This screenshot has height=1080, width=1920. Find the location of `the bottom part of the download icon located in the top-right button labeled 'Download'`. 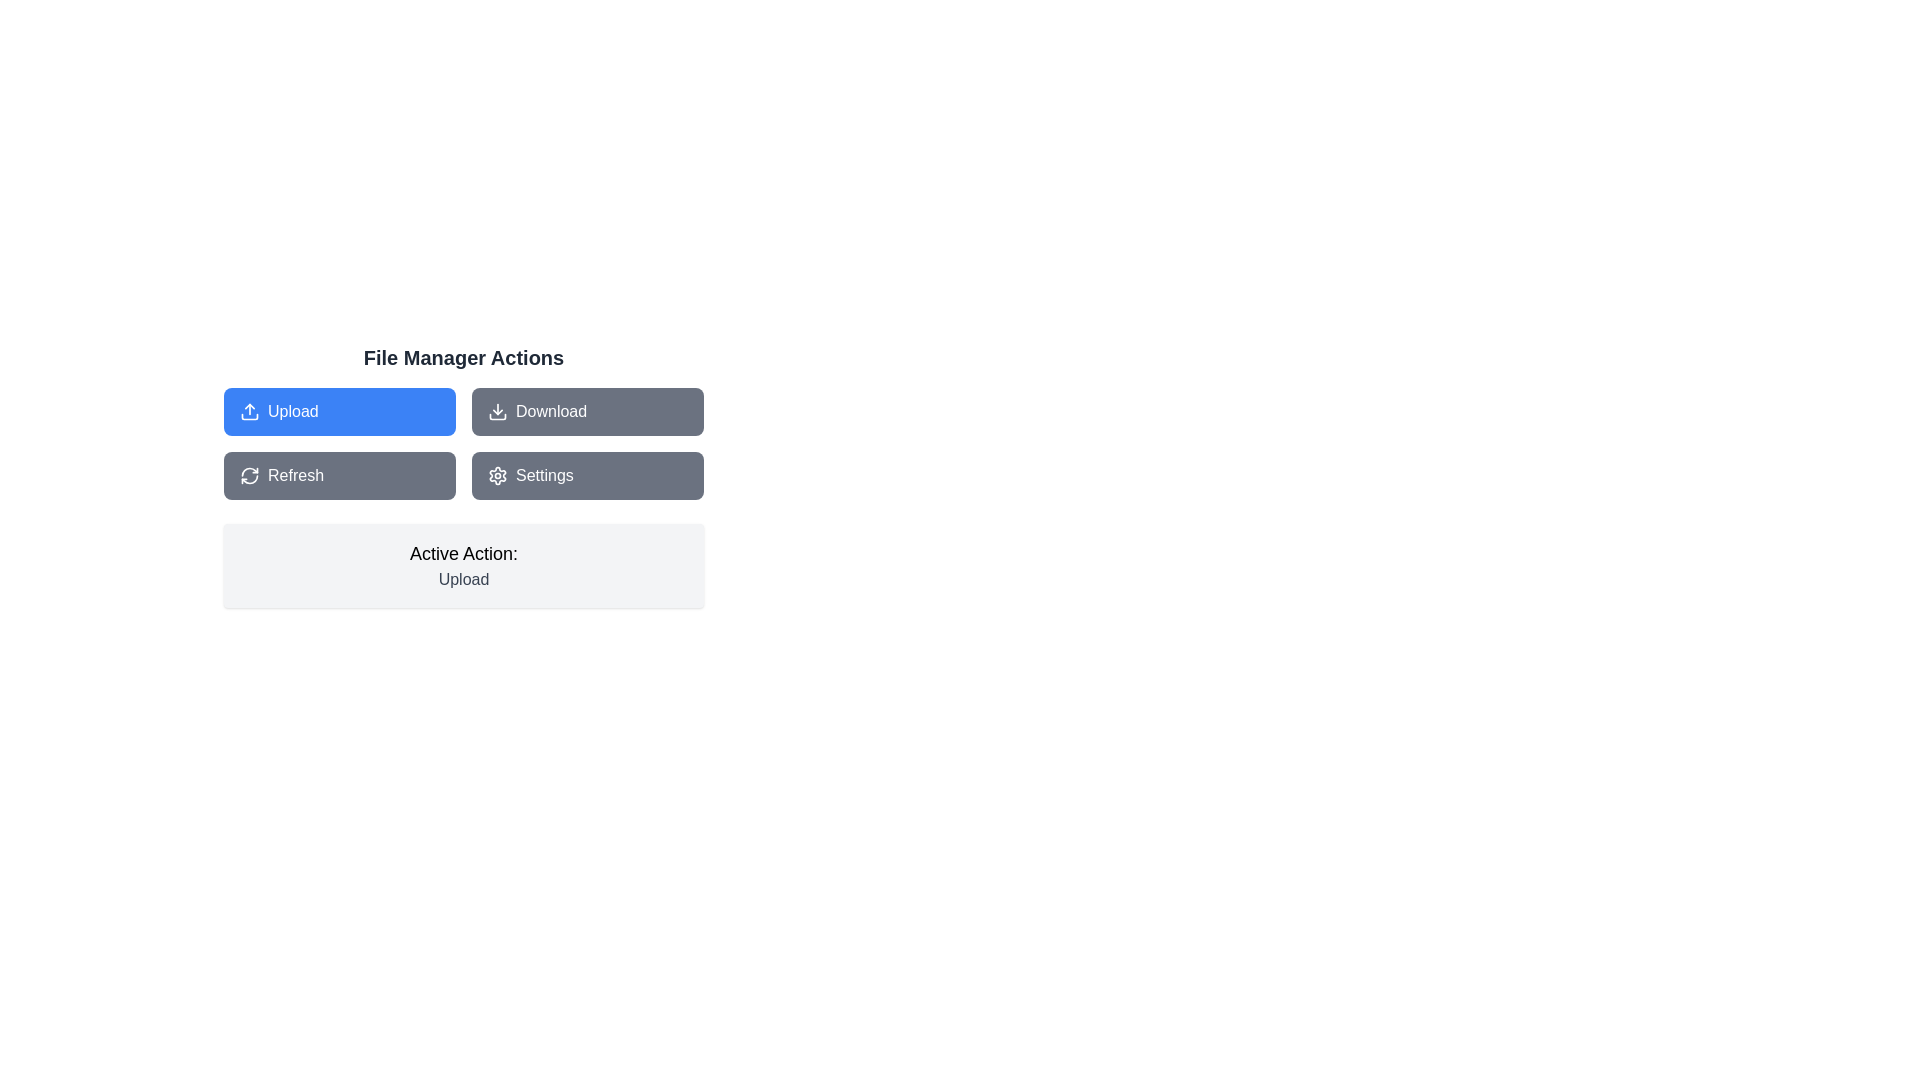

the bottom part of the download icon located in the top-right button labeled 'Download' is located at coordinates (498, 415).